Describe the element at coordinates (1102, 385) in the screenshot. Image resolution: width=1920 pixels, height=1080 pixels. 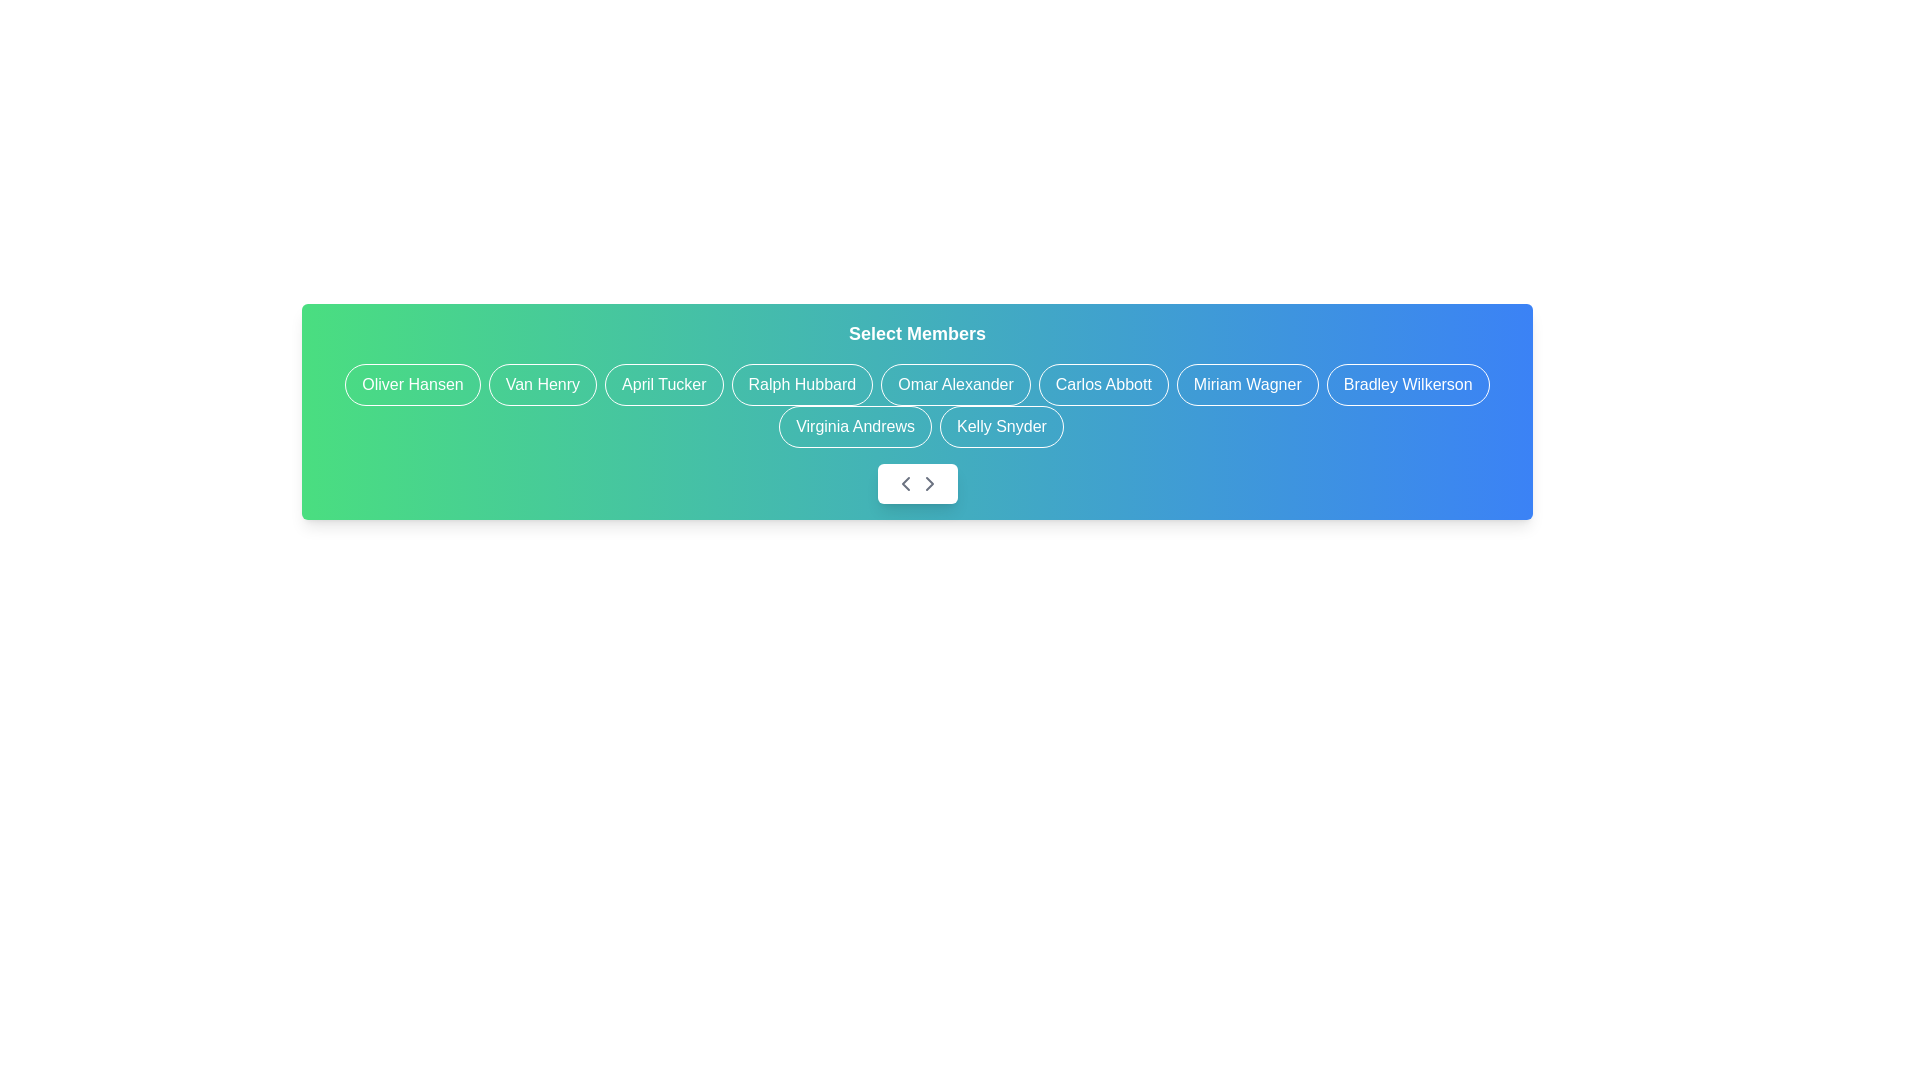
I see `the button that selects or highlights the user 'Carlos Abbott', which is the sixth button in a horizontally aligned list, positioned between 'Omar Alexander' and 'Miriam Wagner'` at that location.